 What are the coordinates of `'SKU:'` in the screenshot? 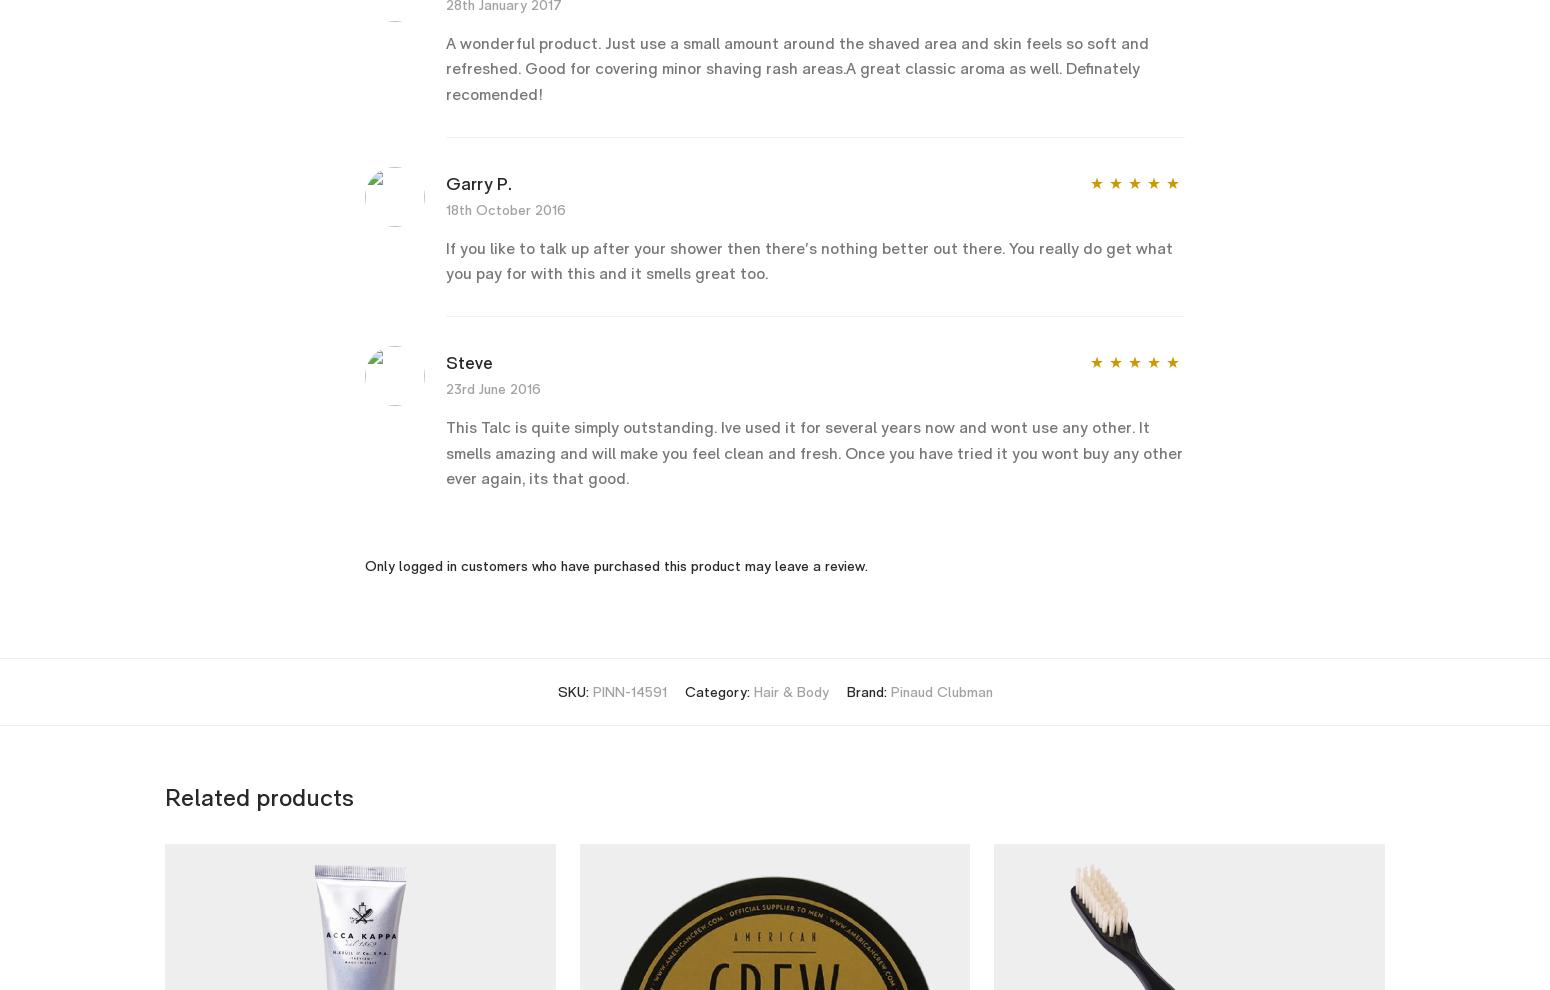 It's located at (574, 691).